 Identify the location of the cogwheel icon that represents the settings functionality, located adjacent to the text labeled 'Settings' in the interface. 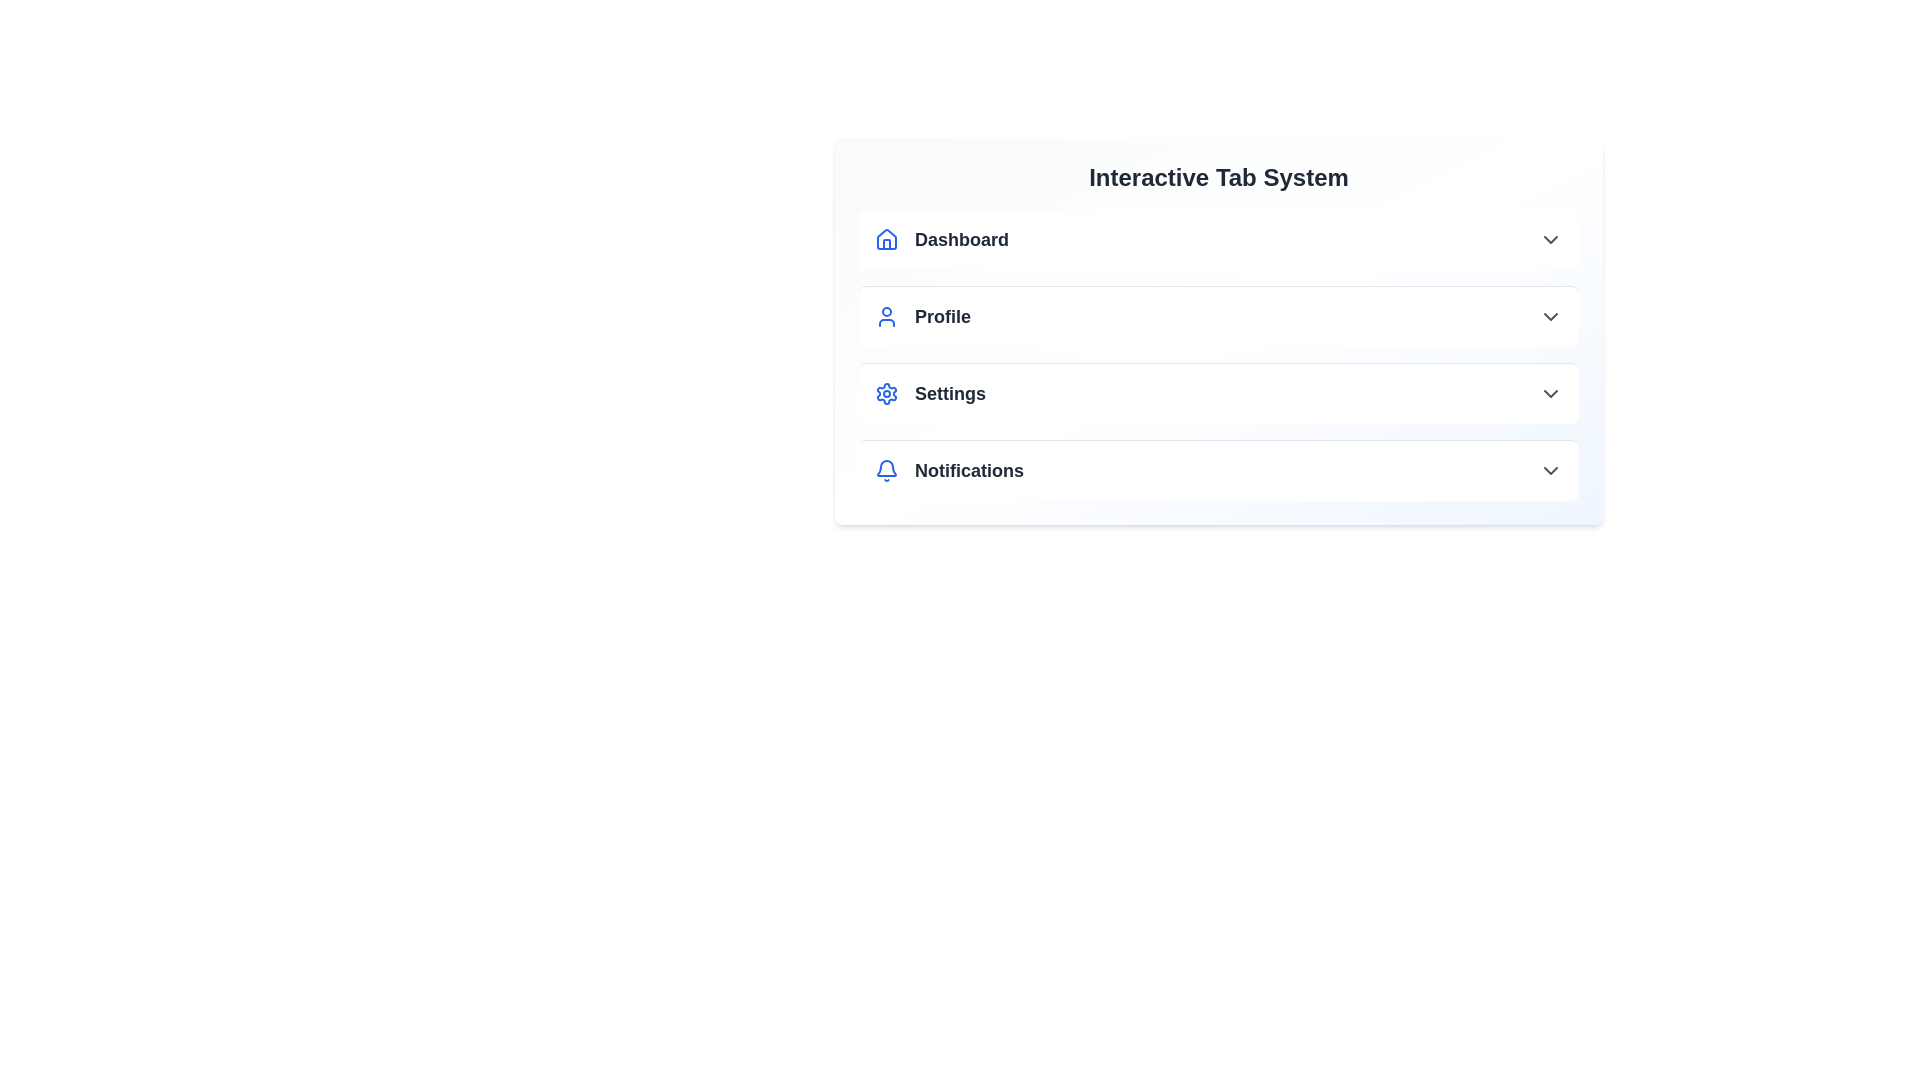
(886, 393).